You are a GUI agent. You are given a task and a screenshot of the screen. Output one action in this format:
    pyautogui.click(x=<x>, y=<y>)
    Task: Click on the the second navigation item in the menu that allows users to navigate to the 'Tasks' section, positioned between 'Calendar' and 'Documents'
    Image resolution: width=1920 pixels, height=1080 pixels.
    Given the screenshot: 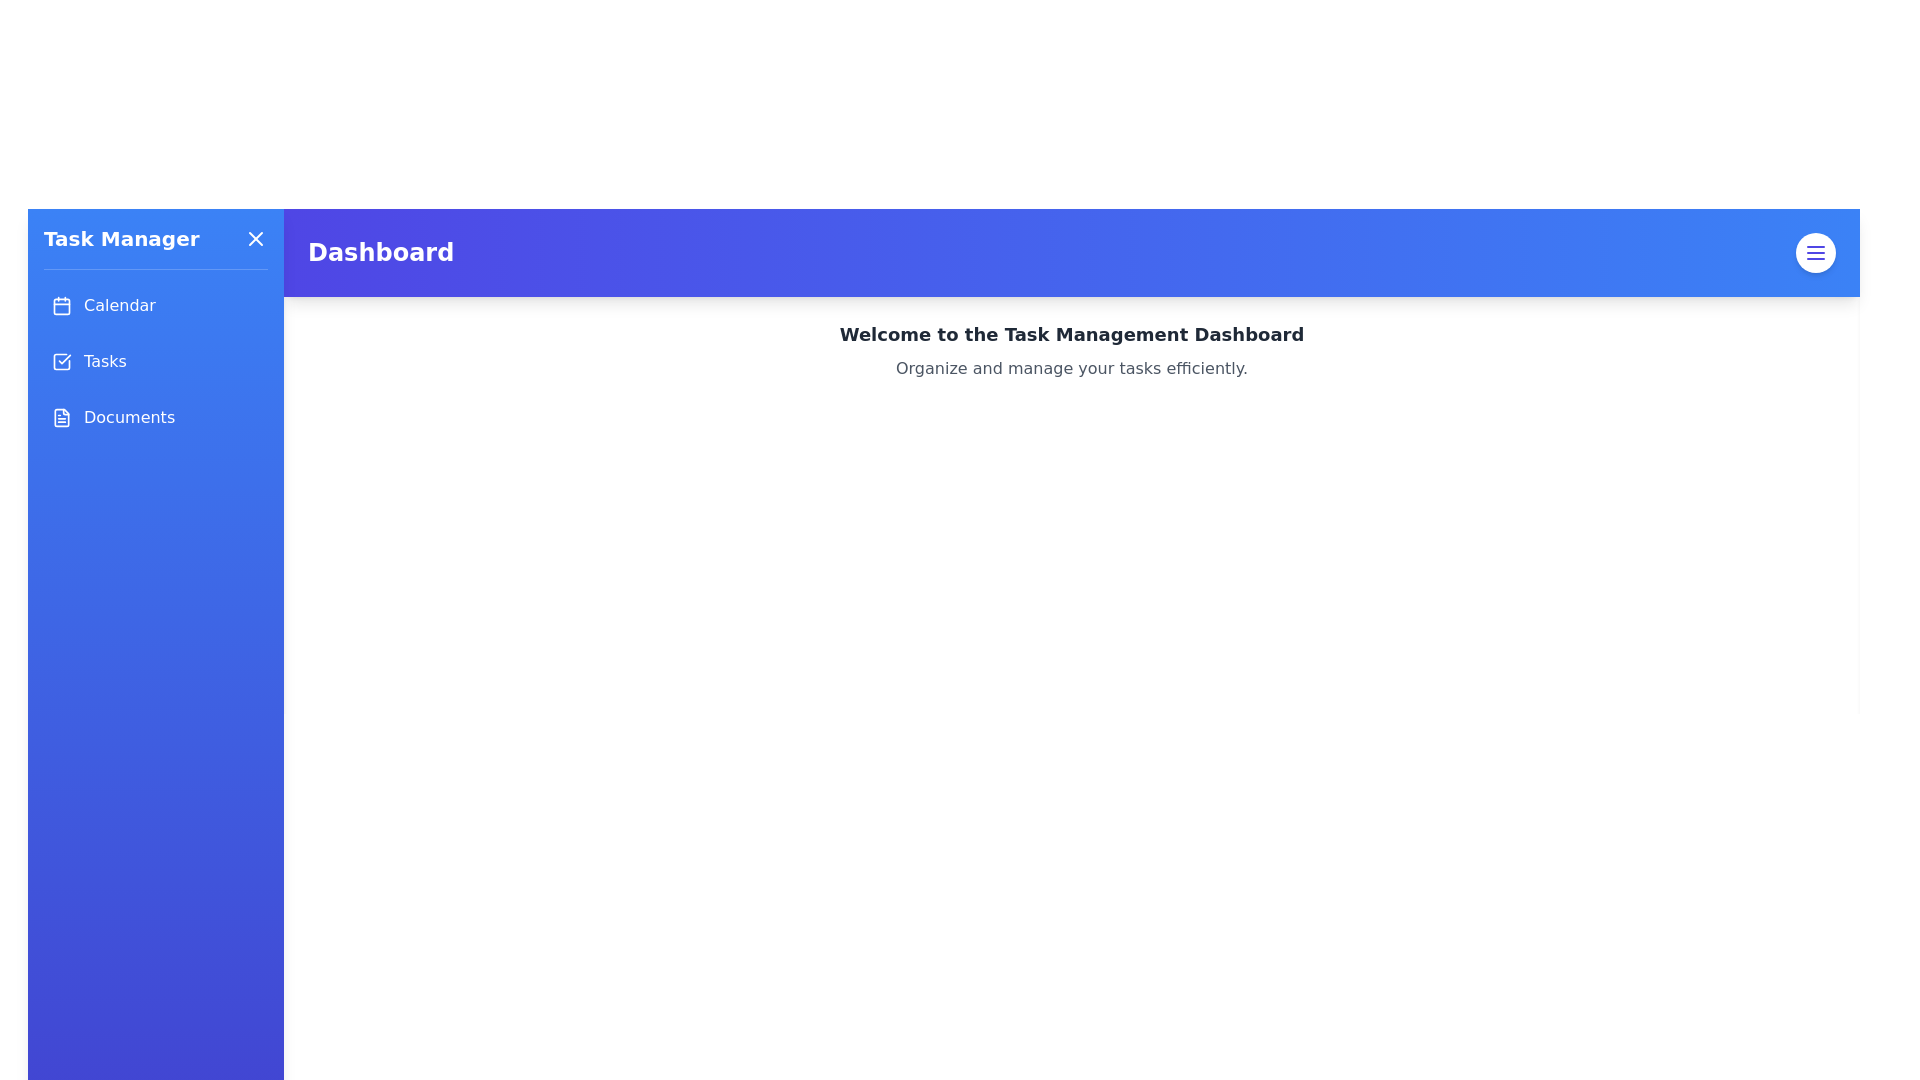 What is the action you would take?
    pyautogui.click(x=155, y=362)
    